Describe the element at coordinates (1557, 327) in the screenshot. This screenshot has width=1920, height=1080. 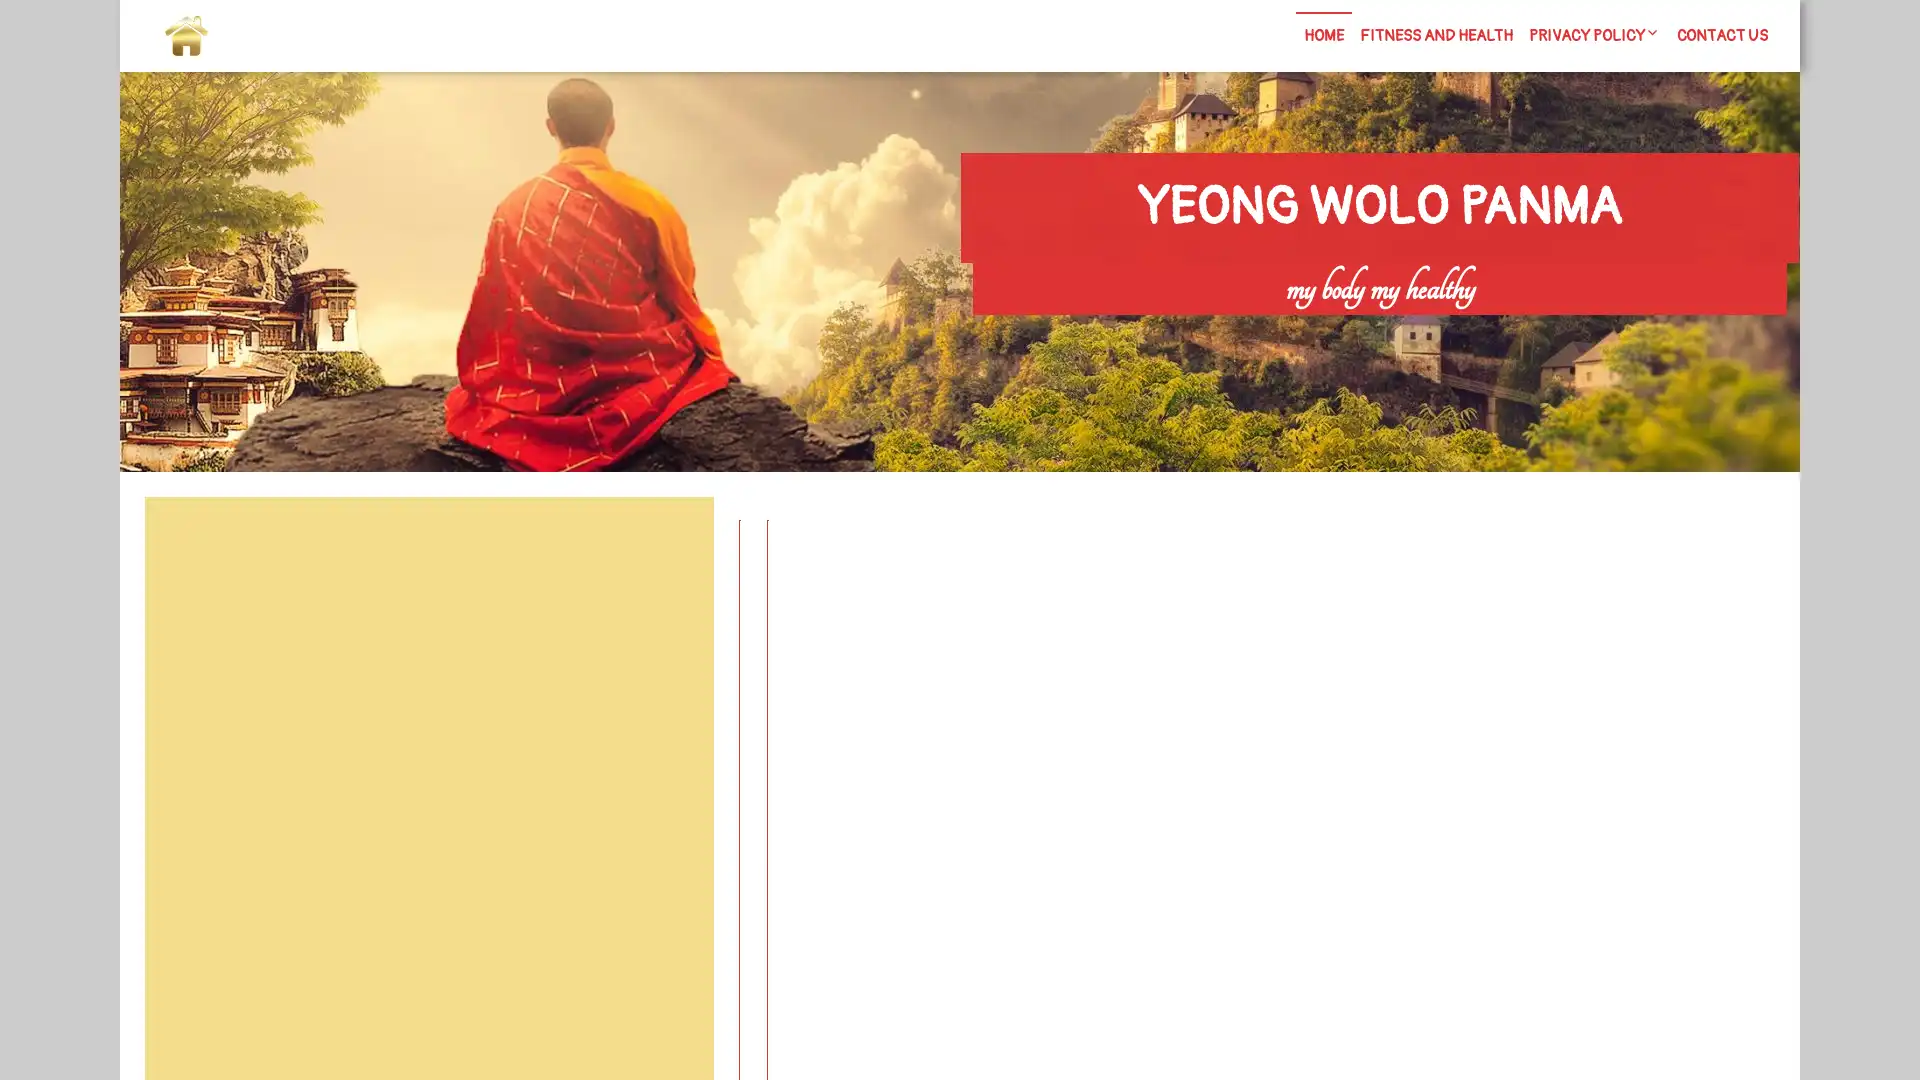
I see `Search` at that location.